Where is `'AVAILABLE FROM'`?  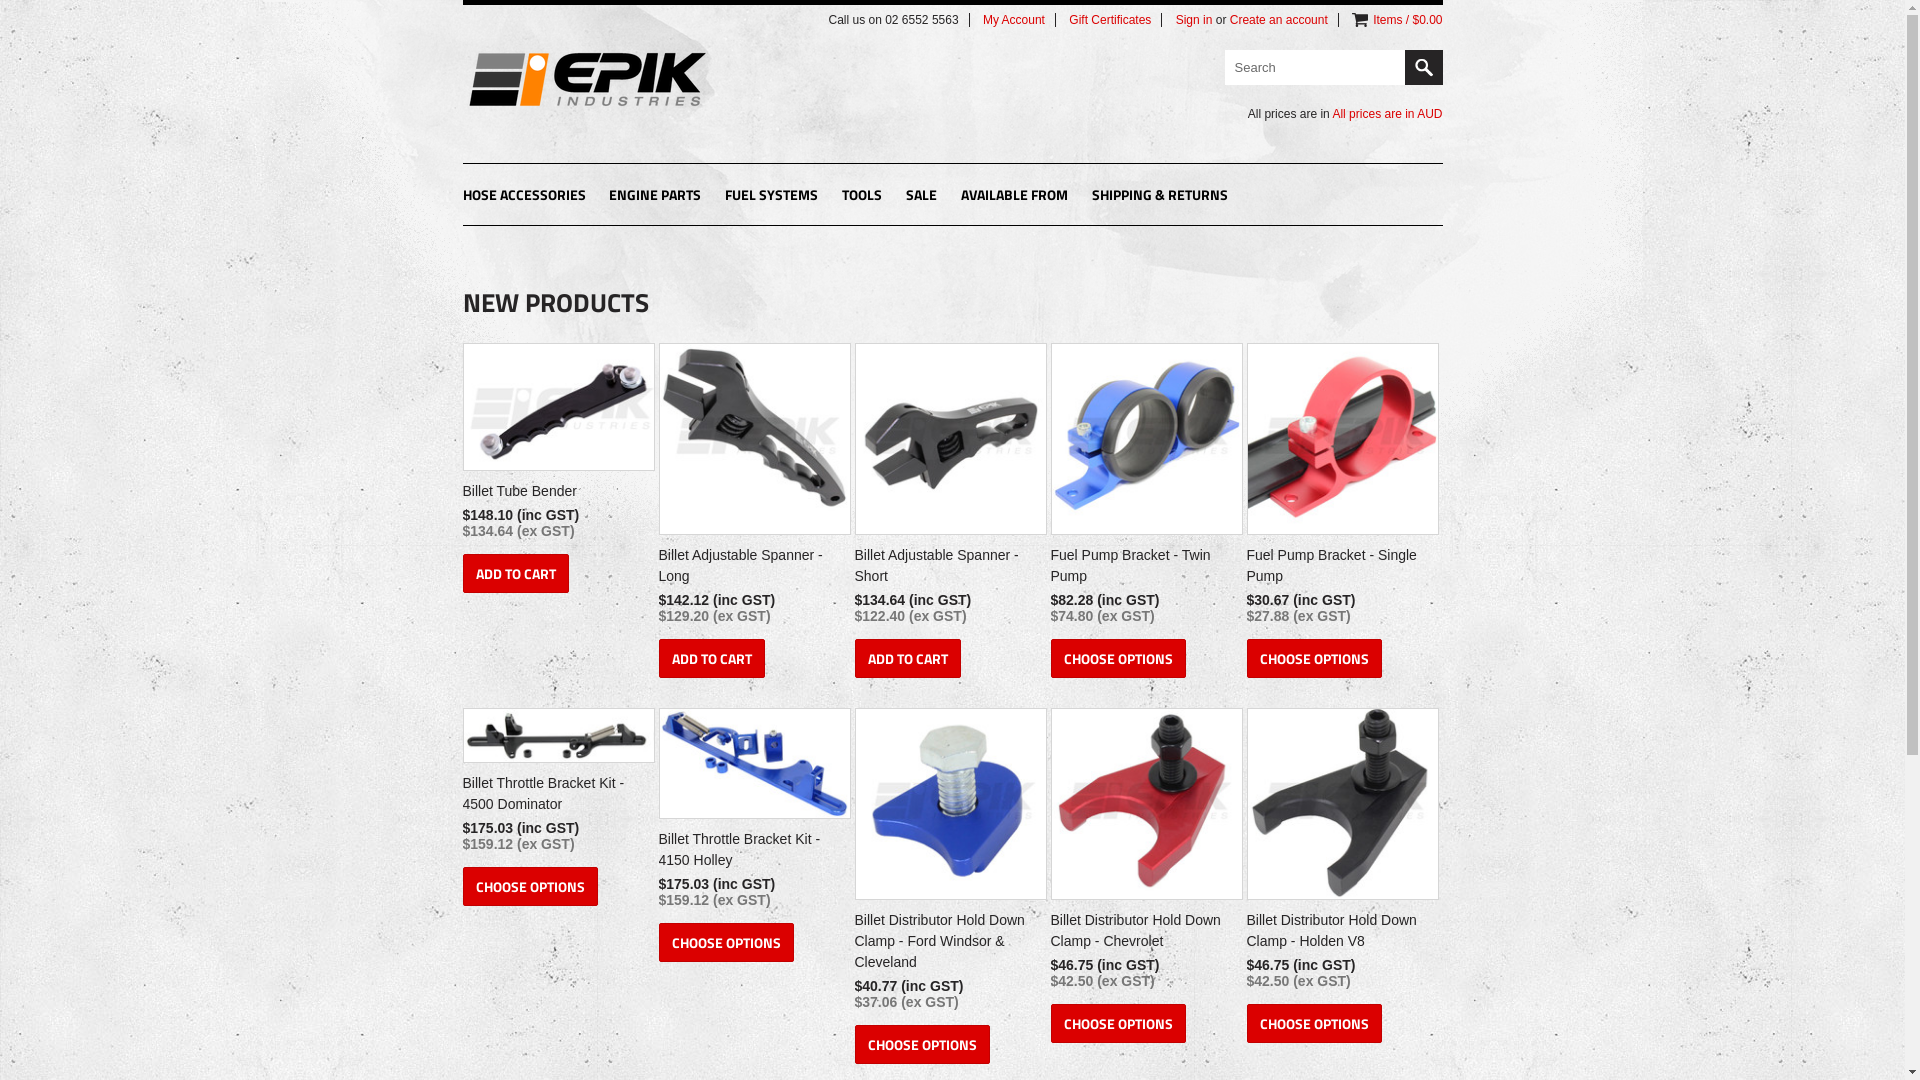 'AVAILABLE FROM' is located at coordinates (1014, 196).